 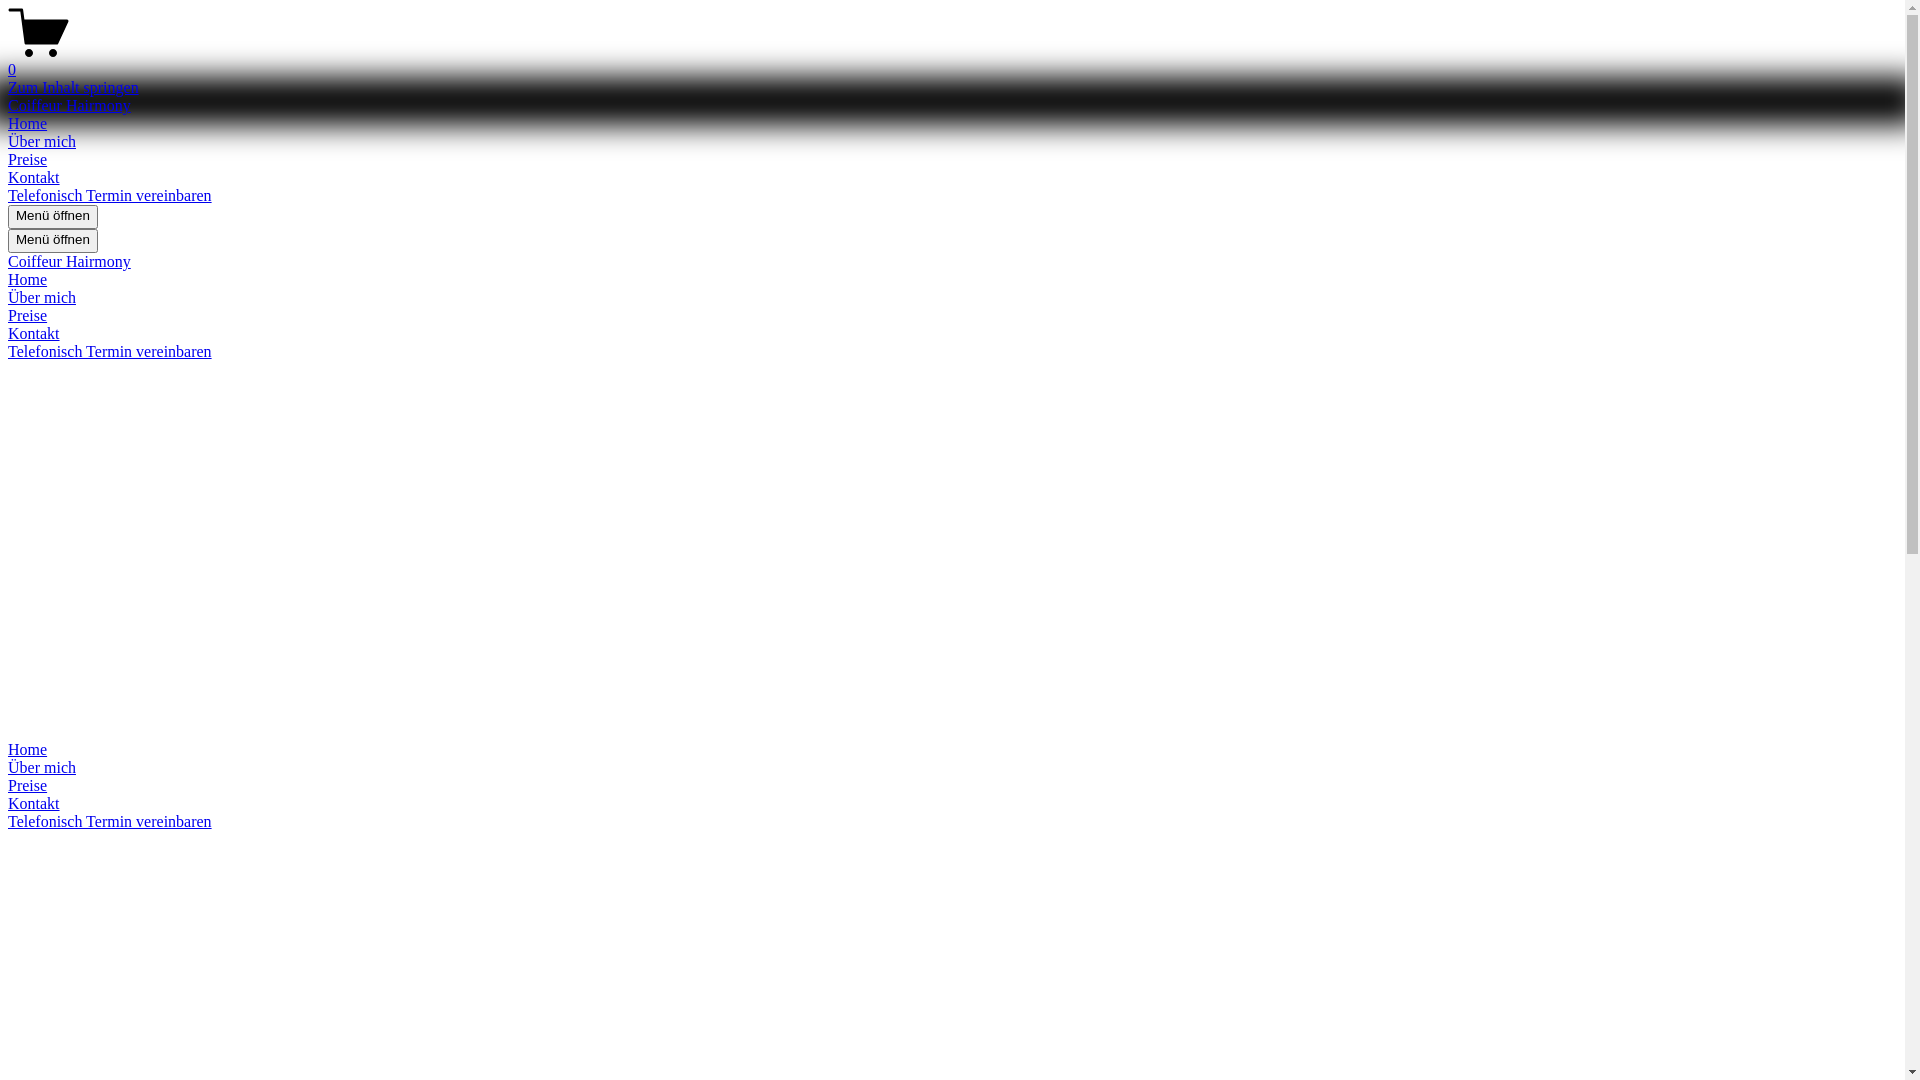 I want to click on 'Kontakt', so click(x=33, y=176).